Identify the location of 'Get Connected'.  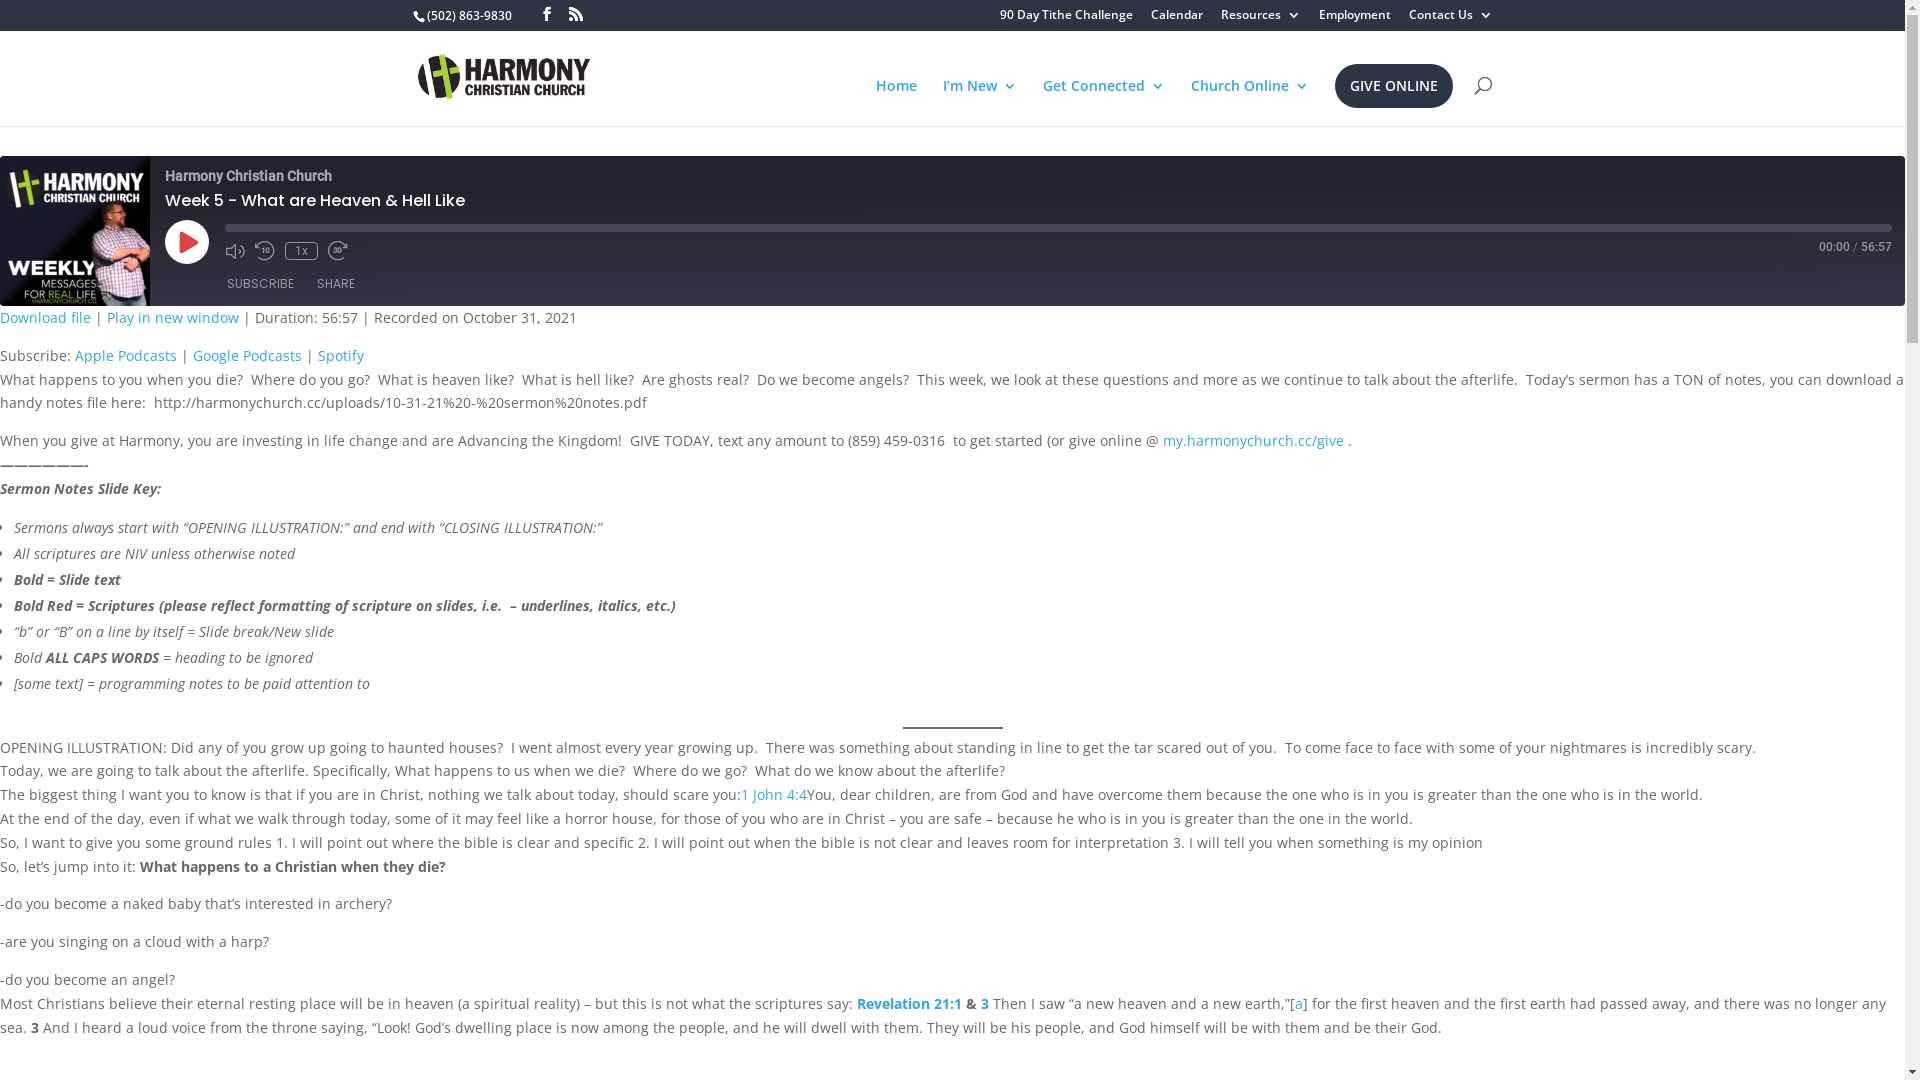
(1102, 102).